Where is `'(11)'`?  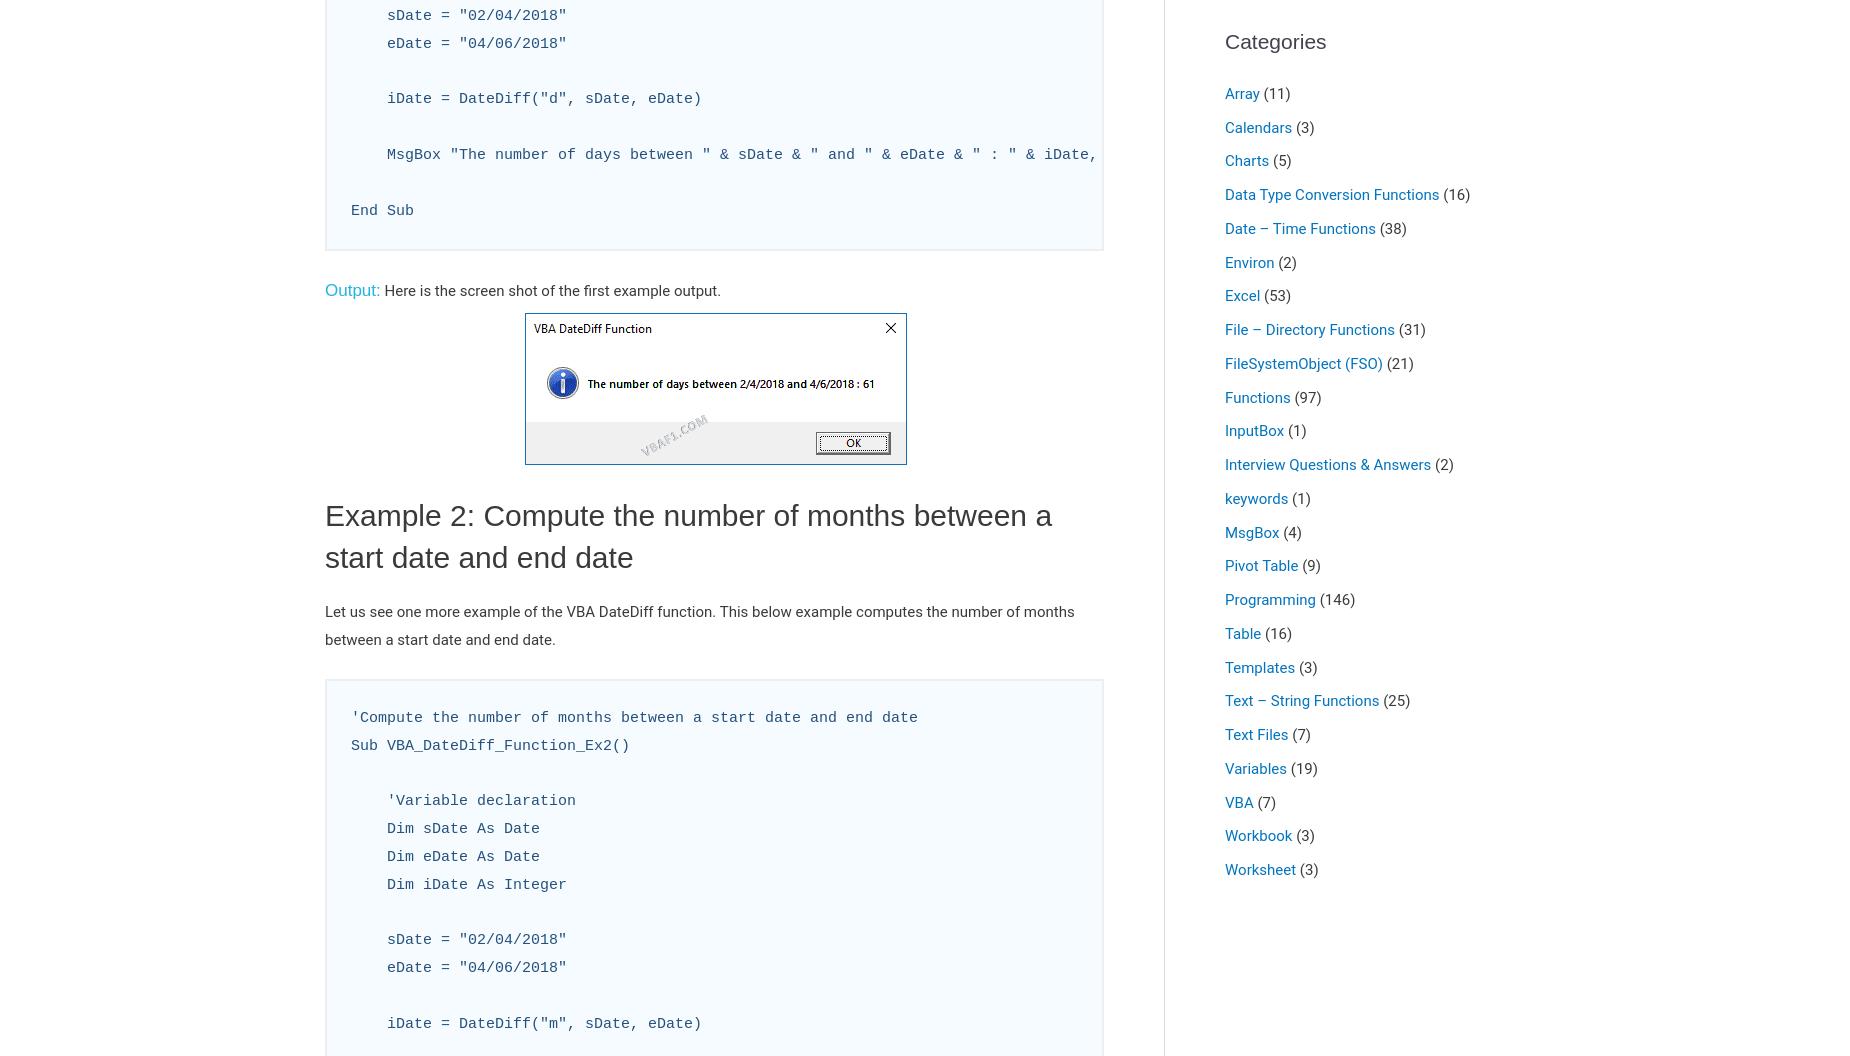
'(11)' is located at coordinates (1257, 92).